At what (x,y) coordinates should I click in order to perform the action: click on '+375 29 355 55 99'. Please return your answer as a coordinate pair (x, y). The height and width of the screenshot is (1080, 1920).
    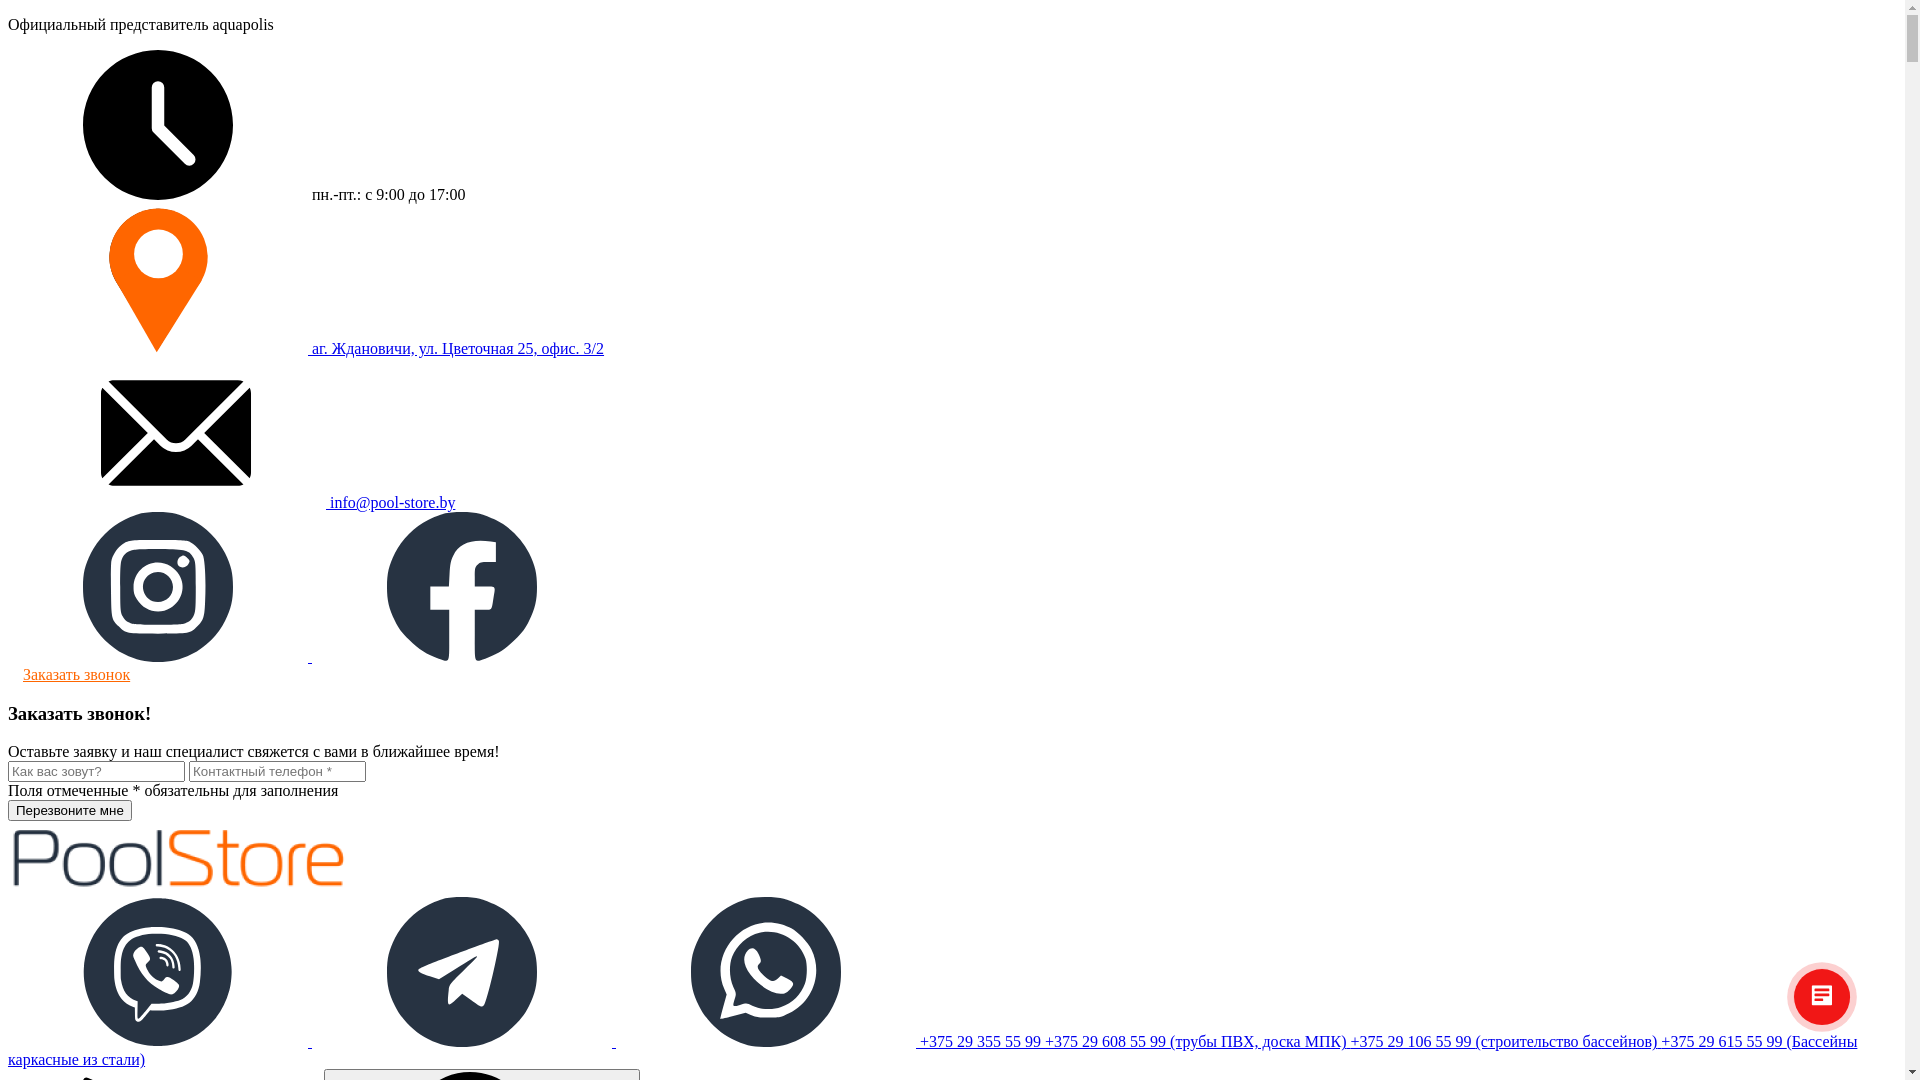
    Looking at the image, I should click on (982, 1040).